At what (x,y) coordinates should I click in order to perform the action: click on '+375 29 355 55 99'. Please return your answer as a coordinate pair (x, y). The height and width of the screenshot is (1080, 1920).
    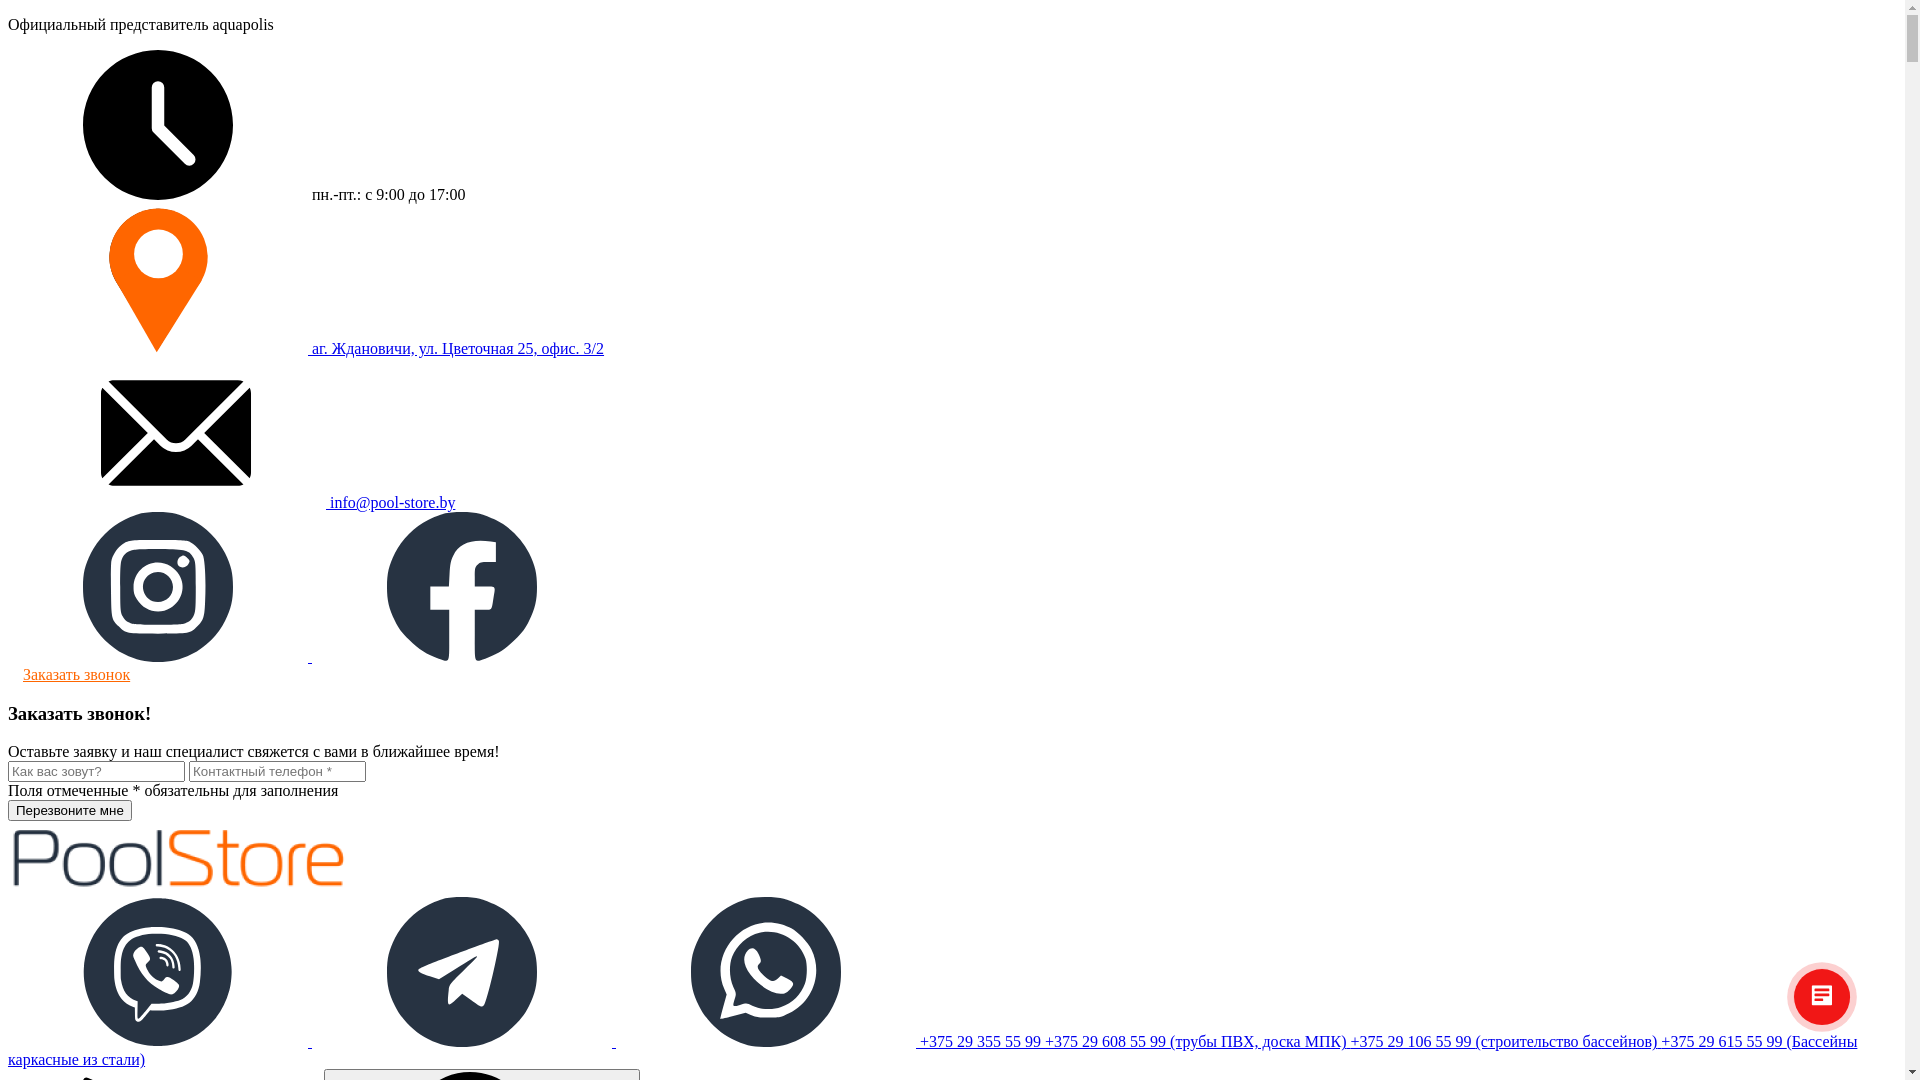
    Looking at the image, I should click on (982, 1040).